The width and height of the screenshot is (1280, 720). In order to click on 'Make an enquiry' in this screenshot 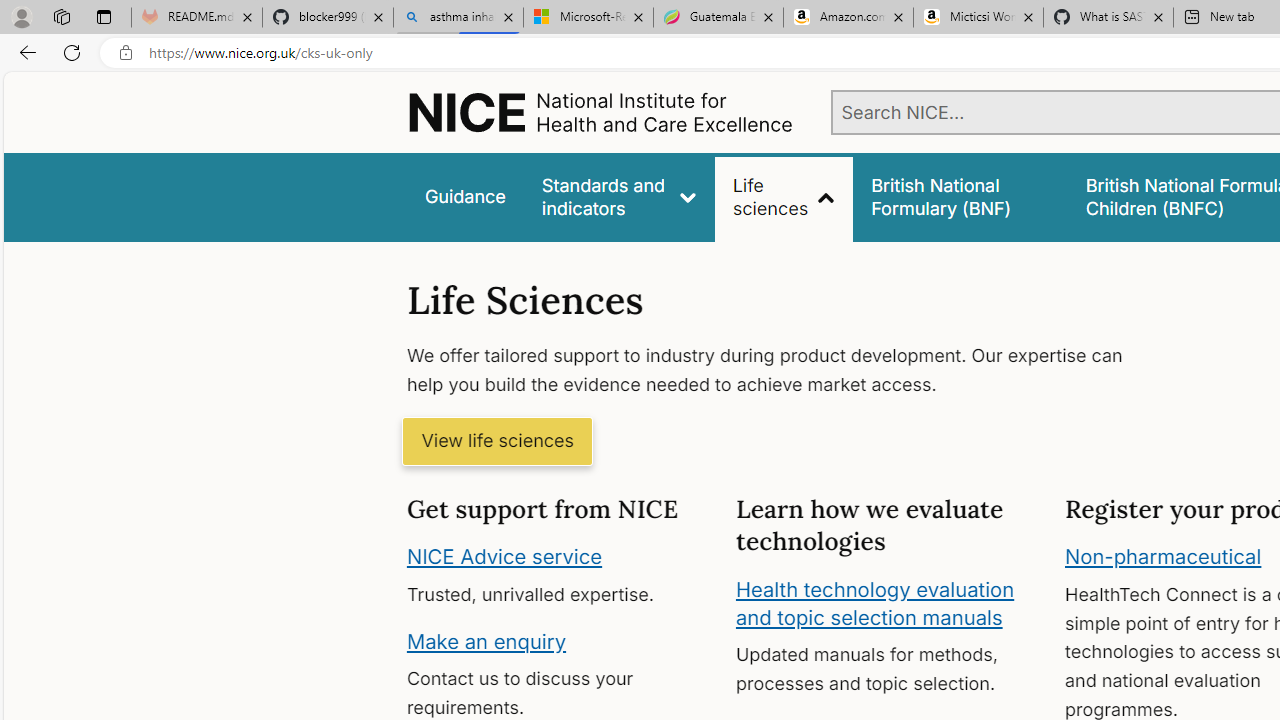, I will do `click(486, 640)`.